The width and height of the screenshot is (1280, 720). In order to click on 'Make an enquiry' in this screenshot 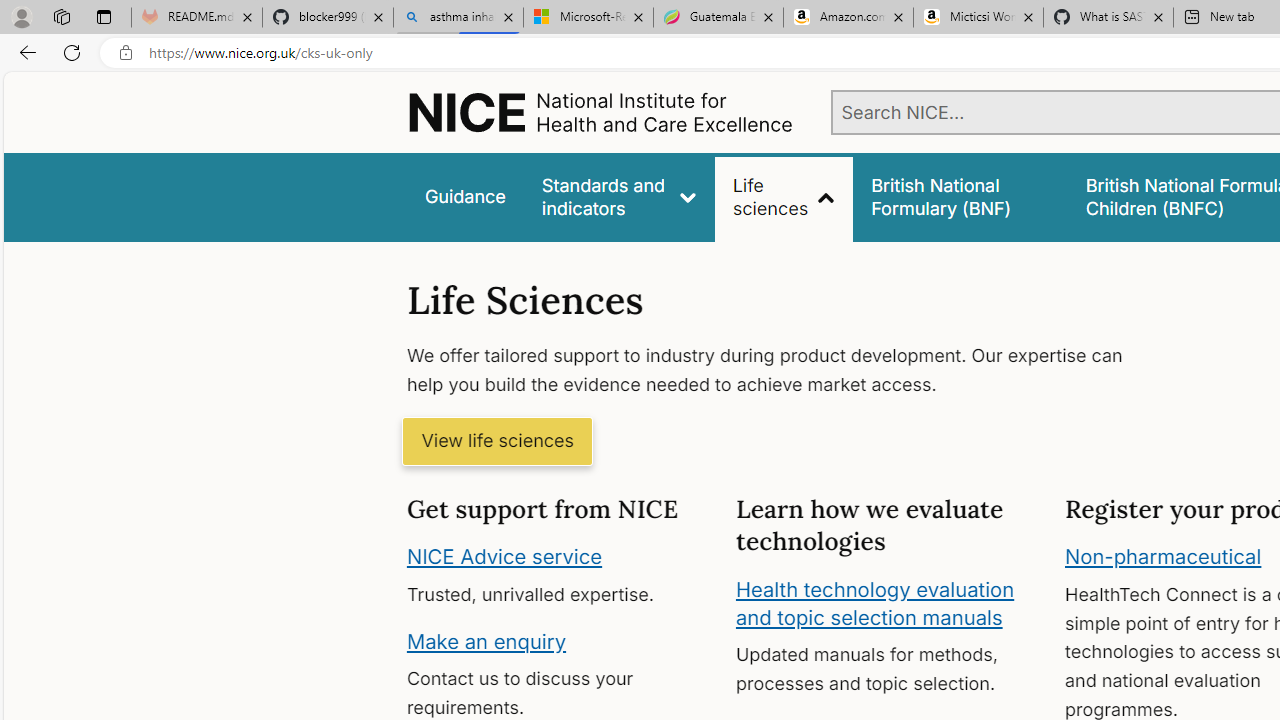, I will do `click(486, 640)`.